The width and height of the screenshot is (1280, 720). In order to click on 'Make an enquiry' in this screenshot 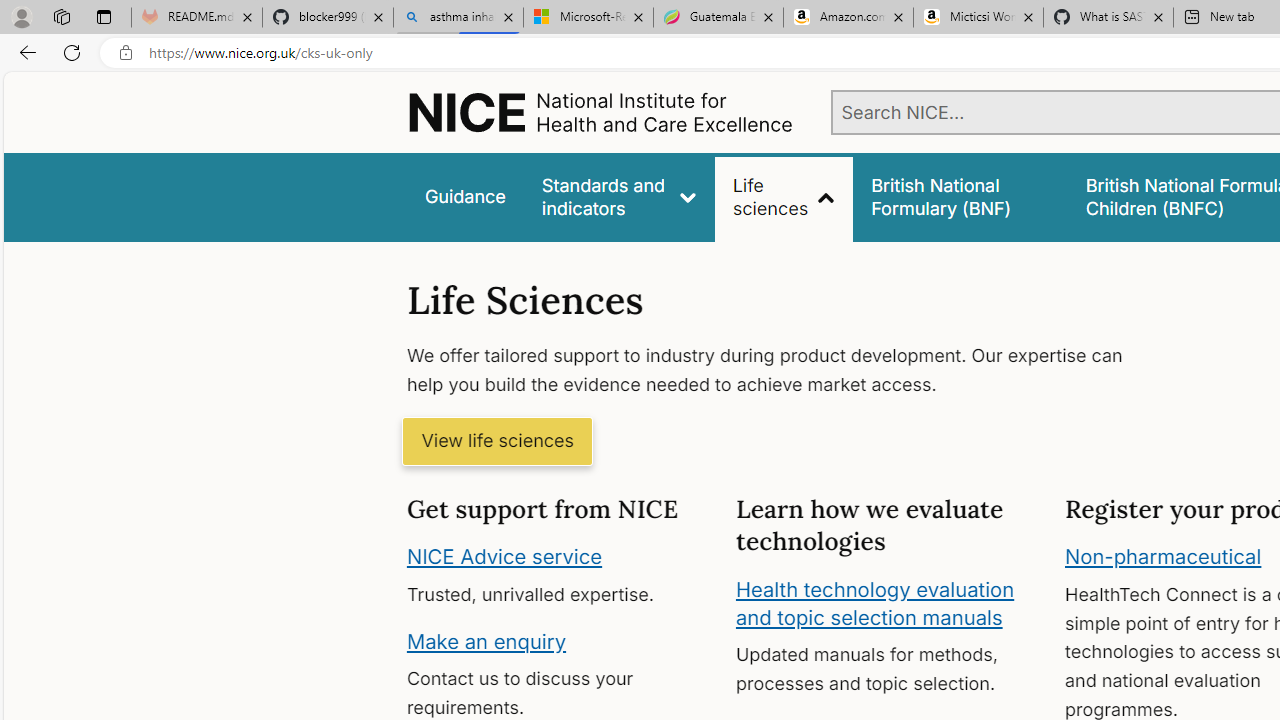, I will do `click(486, 640)`.